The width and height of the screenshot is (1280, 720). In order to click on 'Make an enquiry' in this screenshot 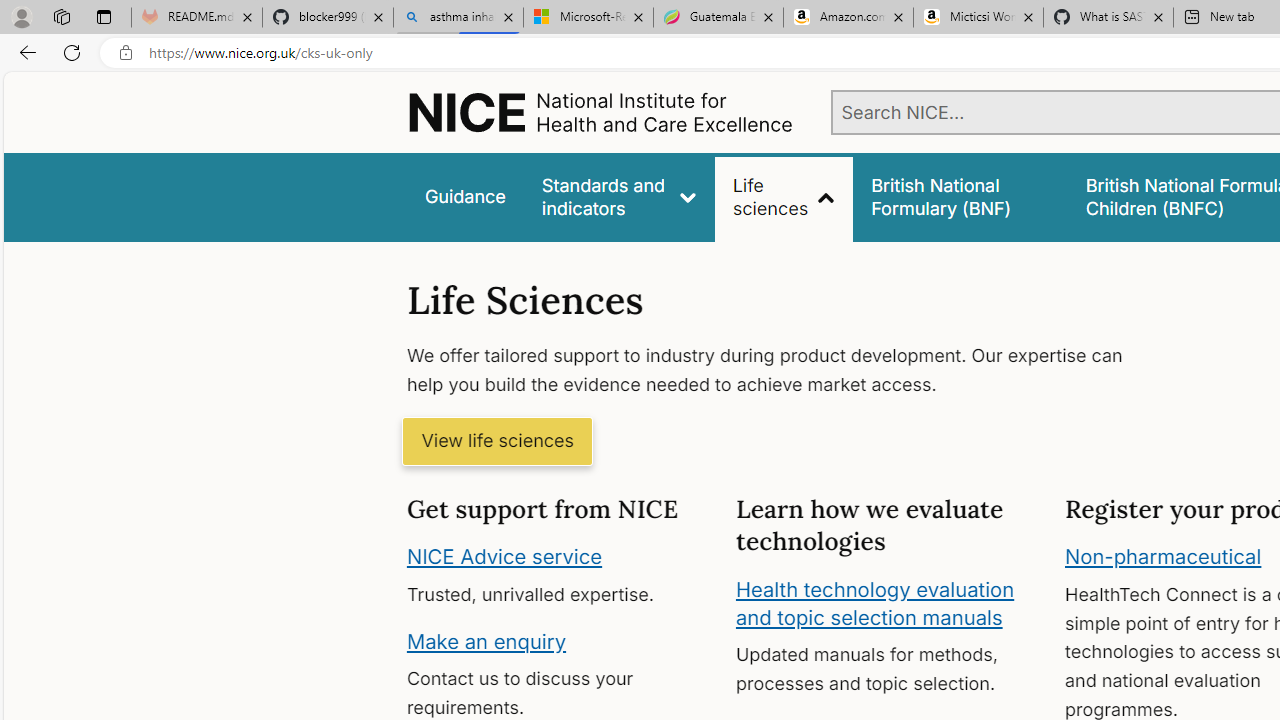, I will do `click(486, 640)`.